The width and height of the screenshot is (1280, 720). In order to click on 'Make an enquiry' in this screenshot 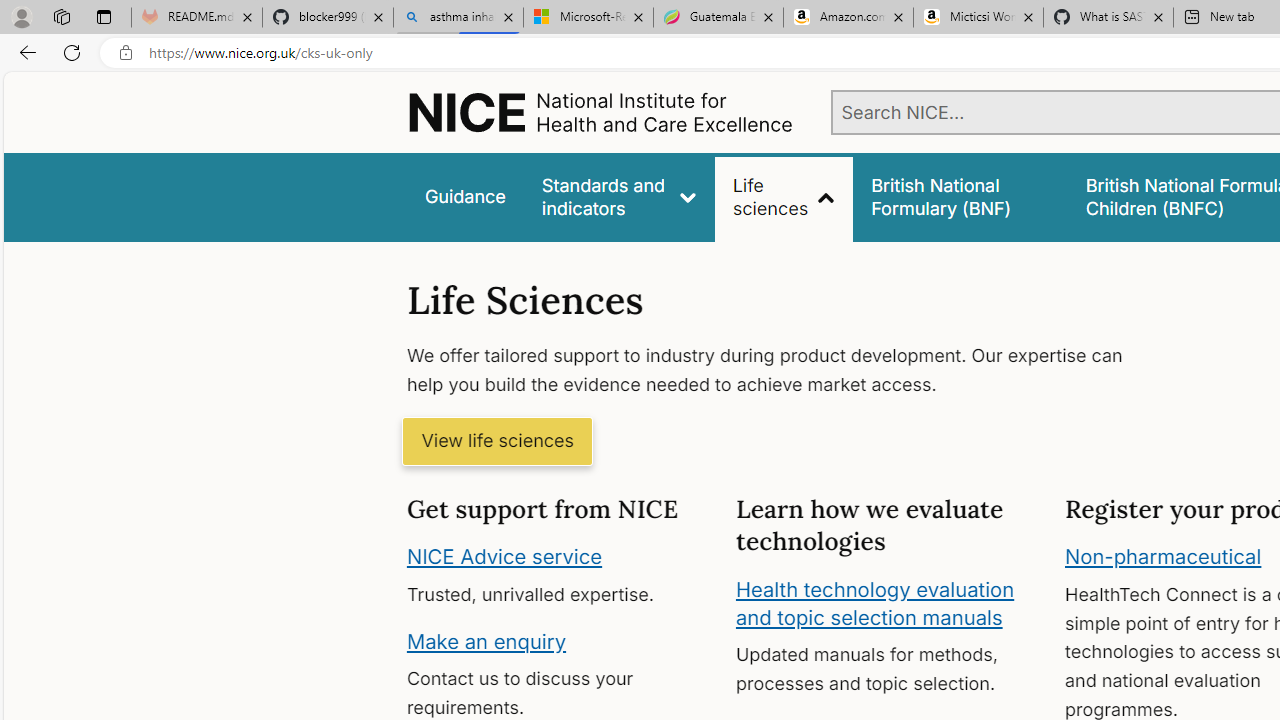, I will do `click(486, 640)`.